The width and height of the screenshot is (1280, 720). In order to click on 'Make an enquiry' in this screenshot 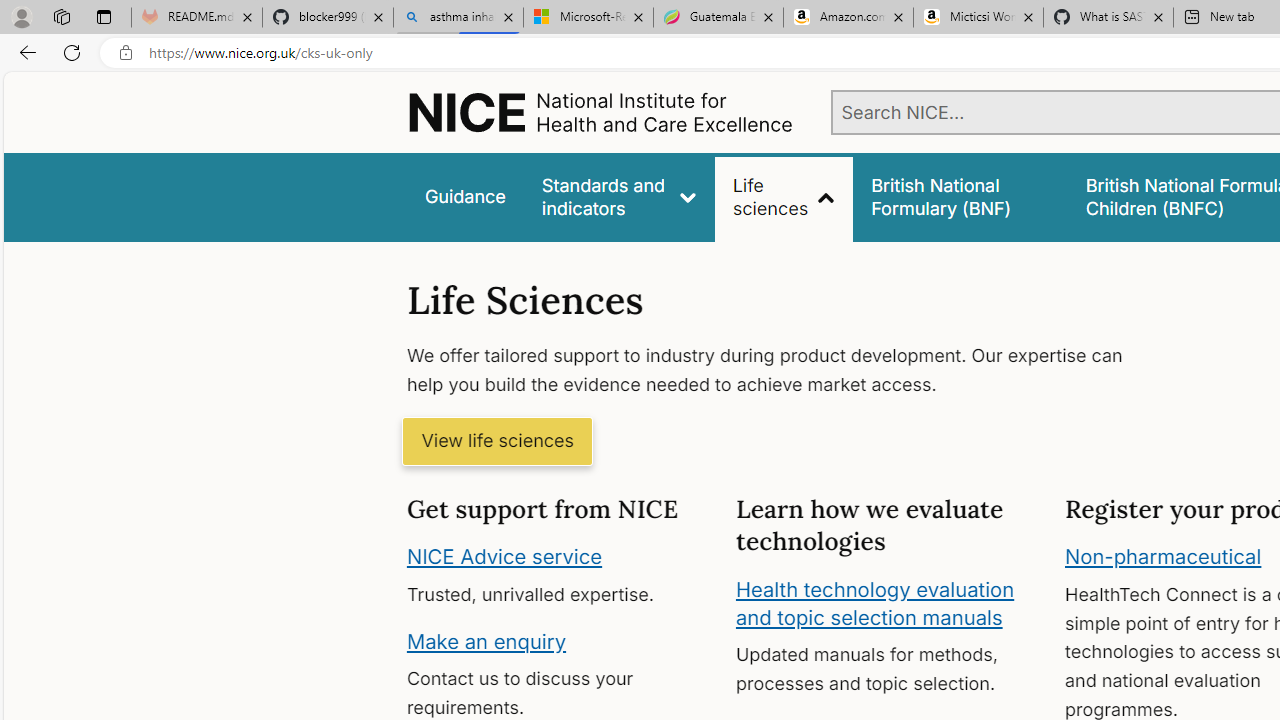, I will do `click(486, 640)`.